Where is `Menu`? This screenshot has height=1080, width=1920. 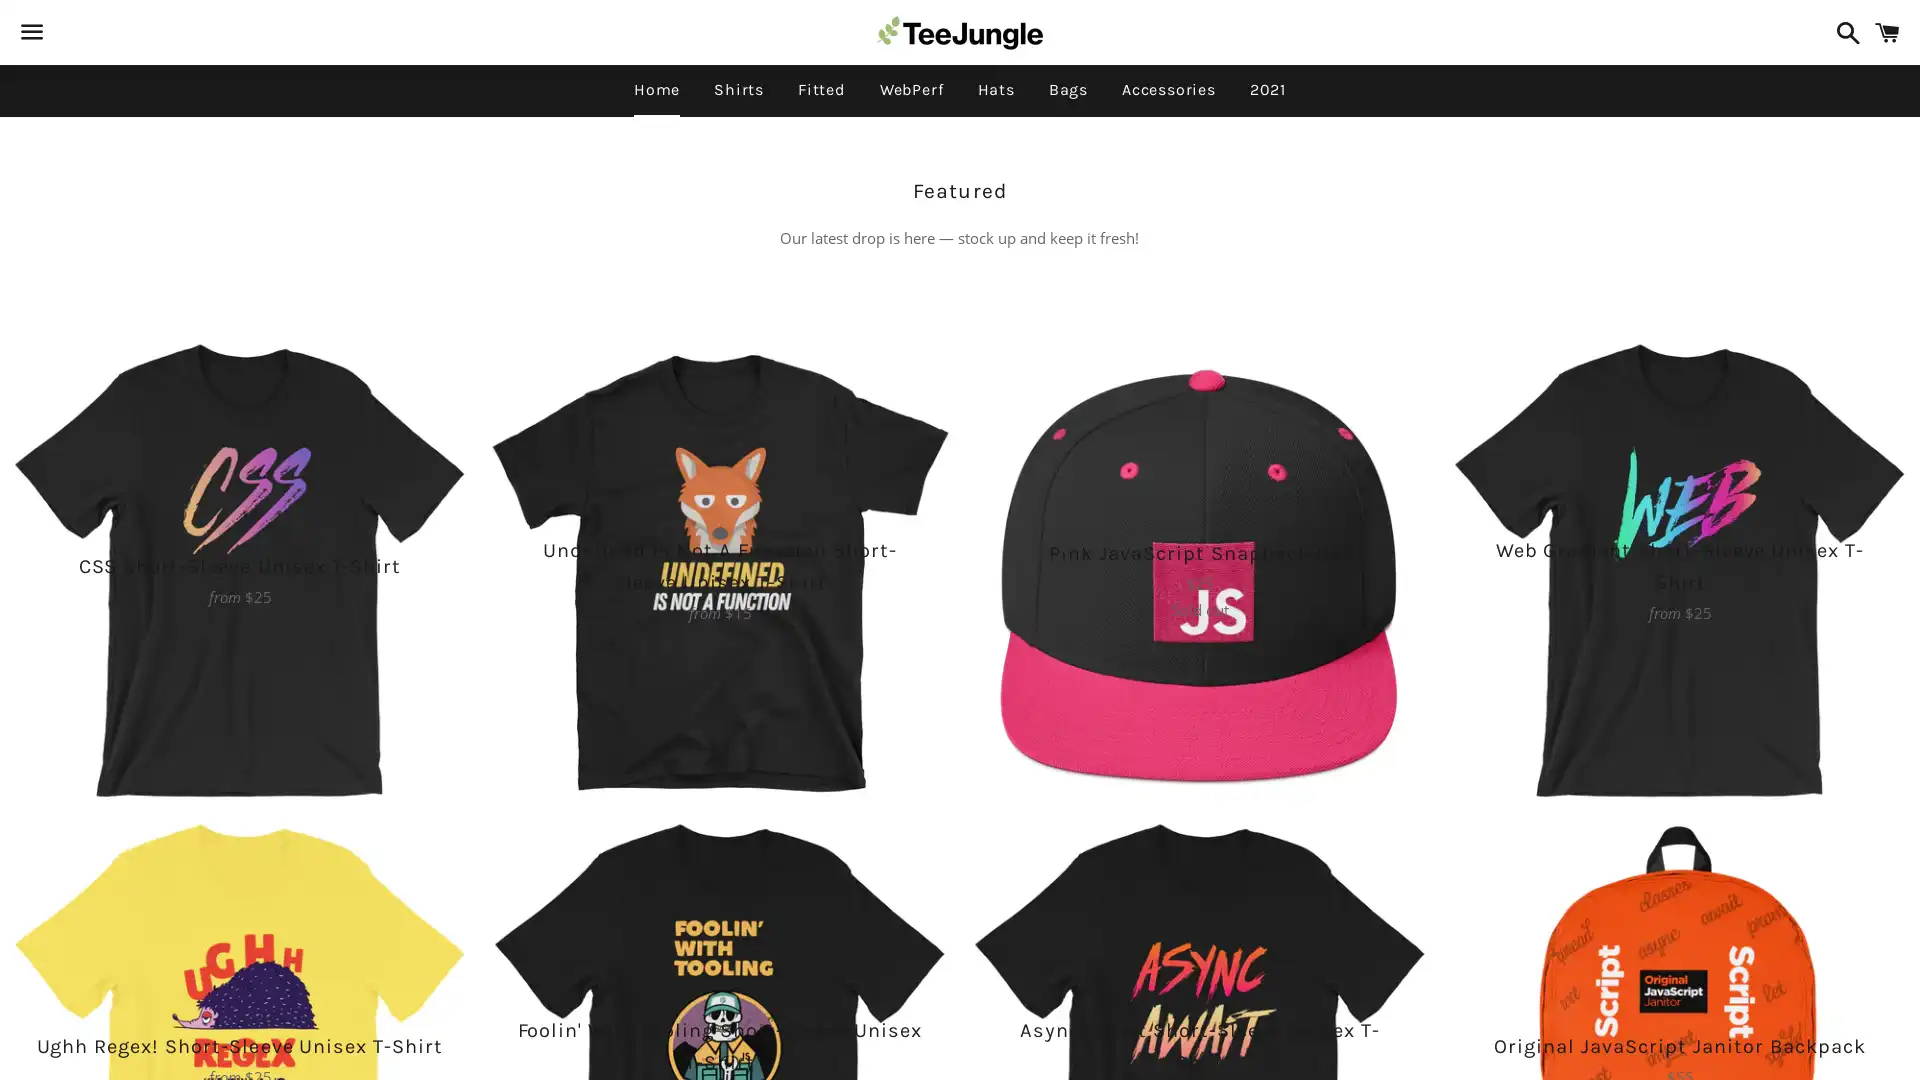
Menu is located at coordinates (32, 31).